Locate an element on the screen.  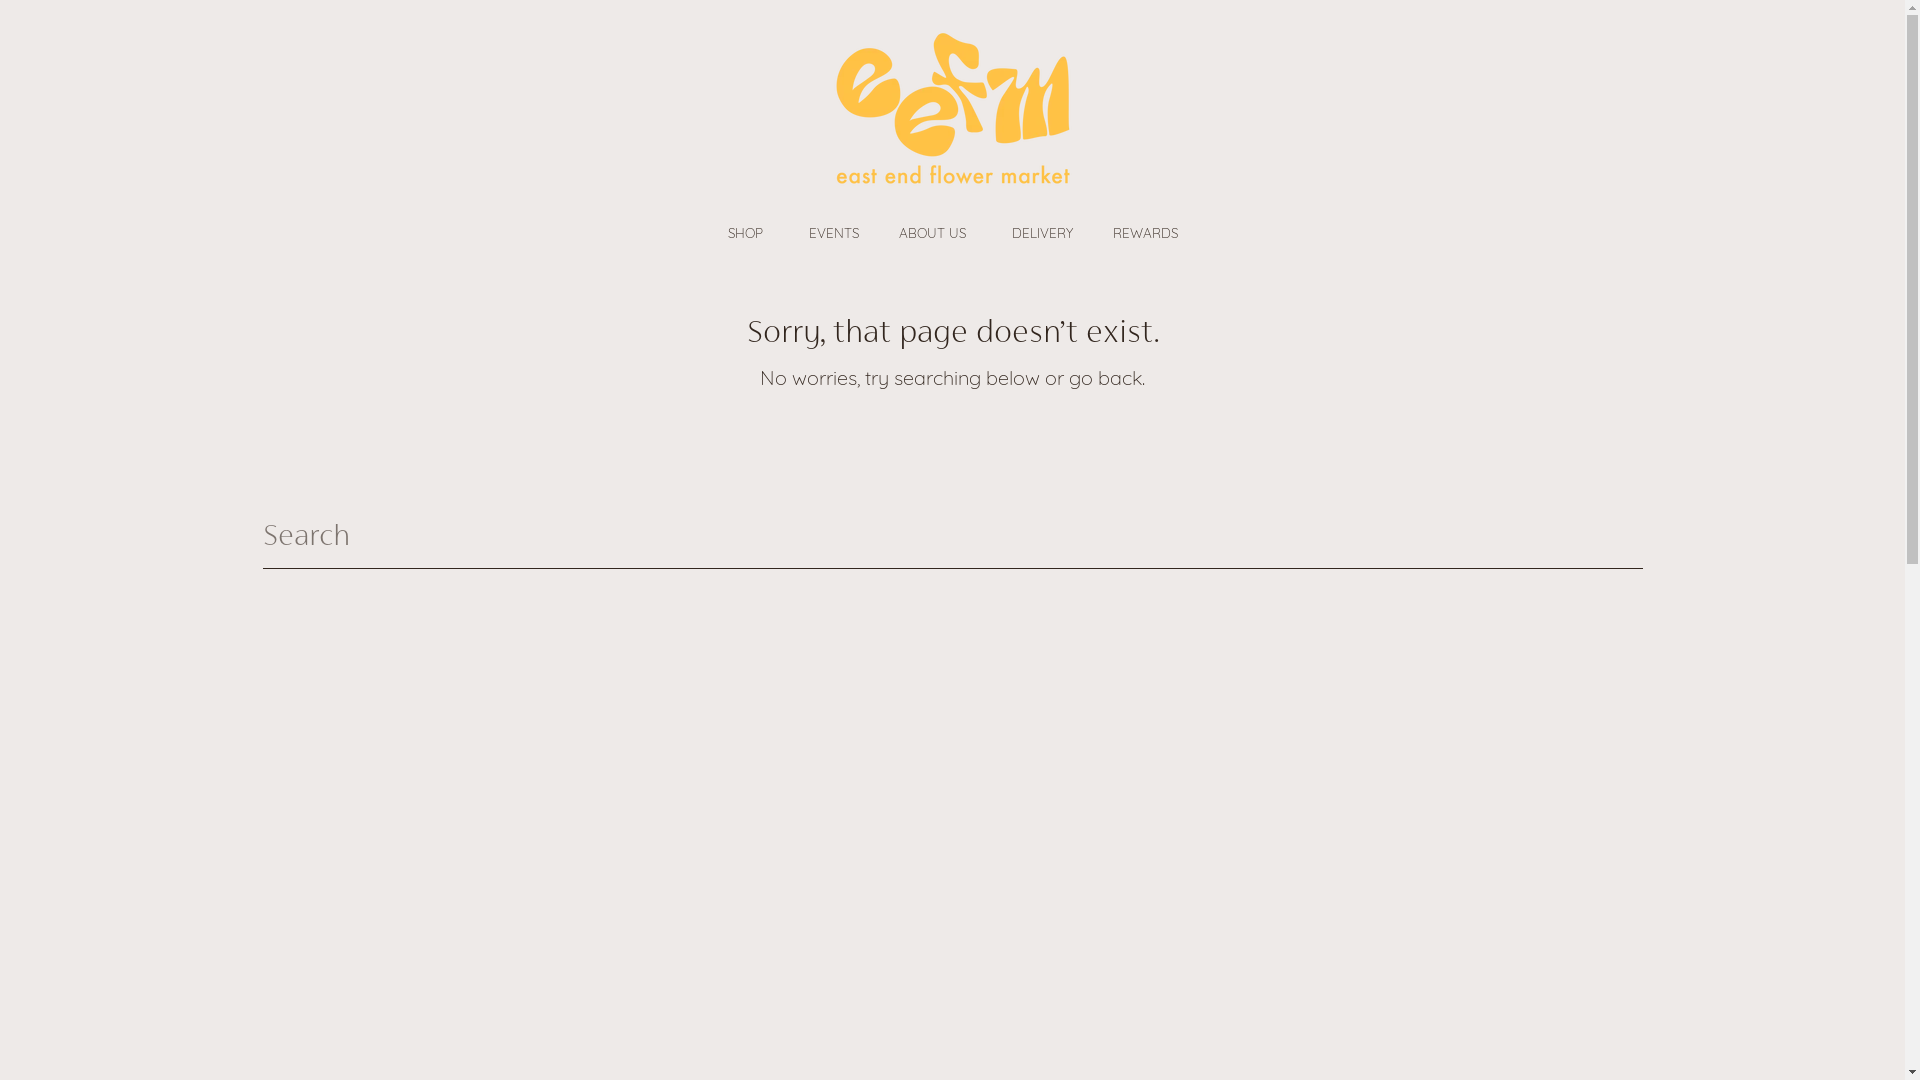
'EVENTS' is located at coordinates (833, 231).